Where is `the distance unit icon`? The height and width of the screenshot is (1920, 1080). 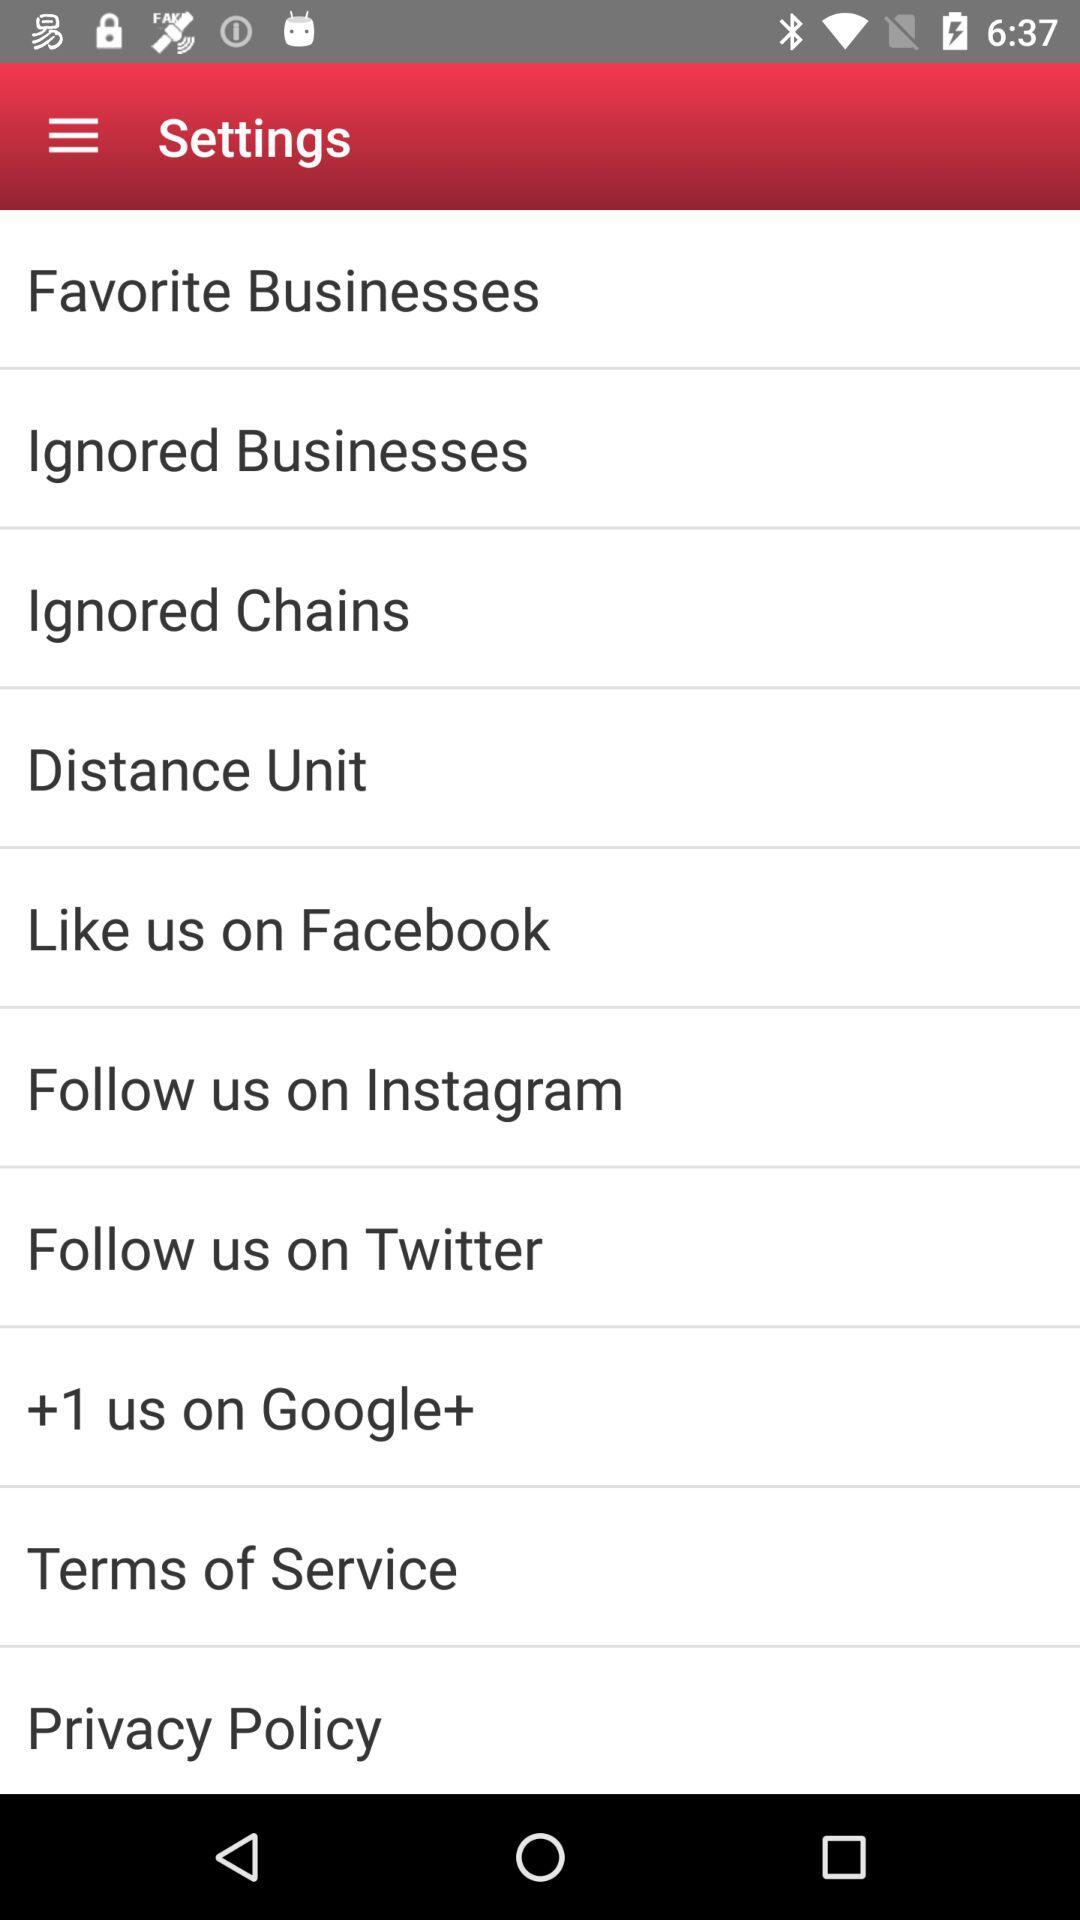 the distance unit icon is located at coordinates (540, 766).